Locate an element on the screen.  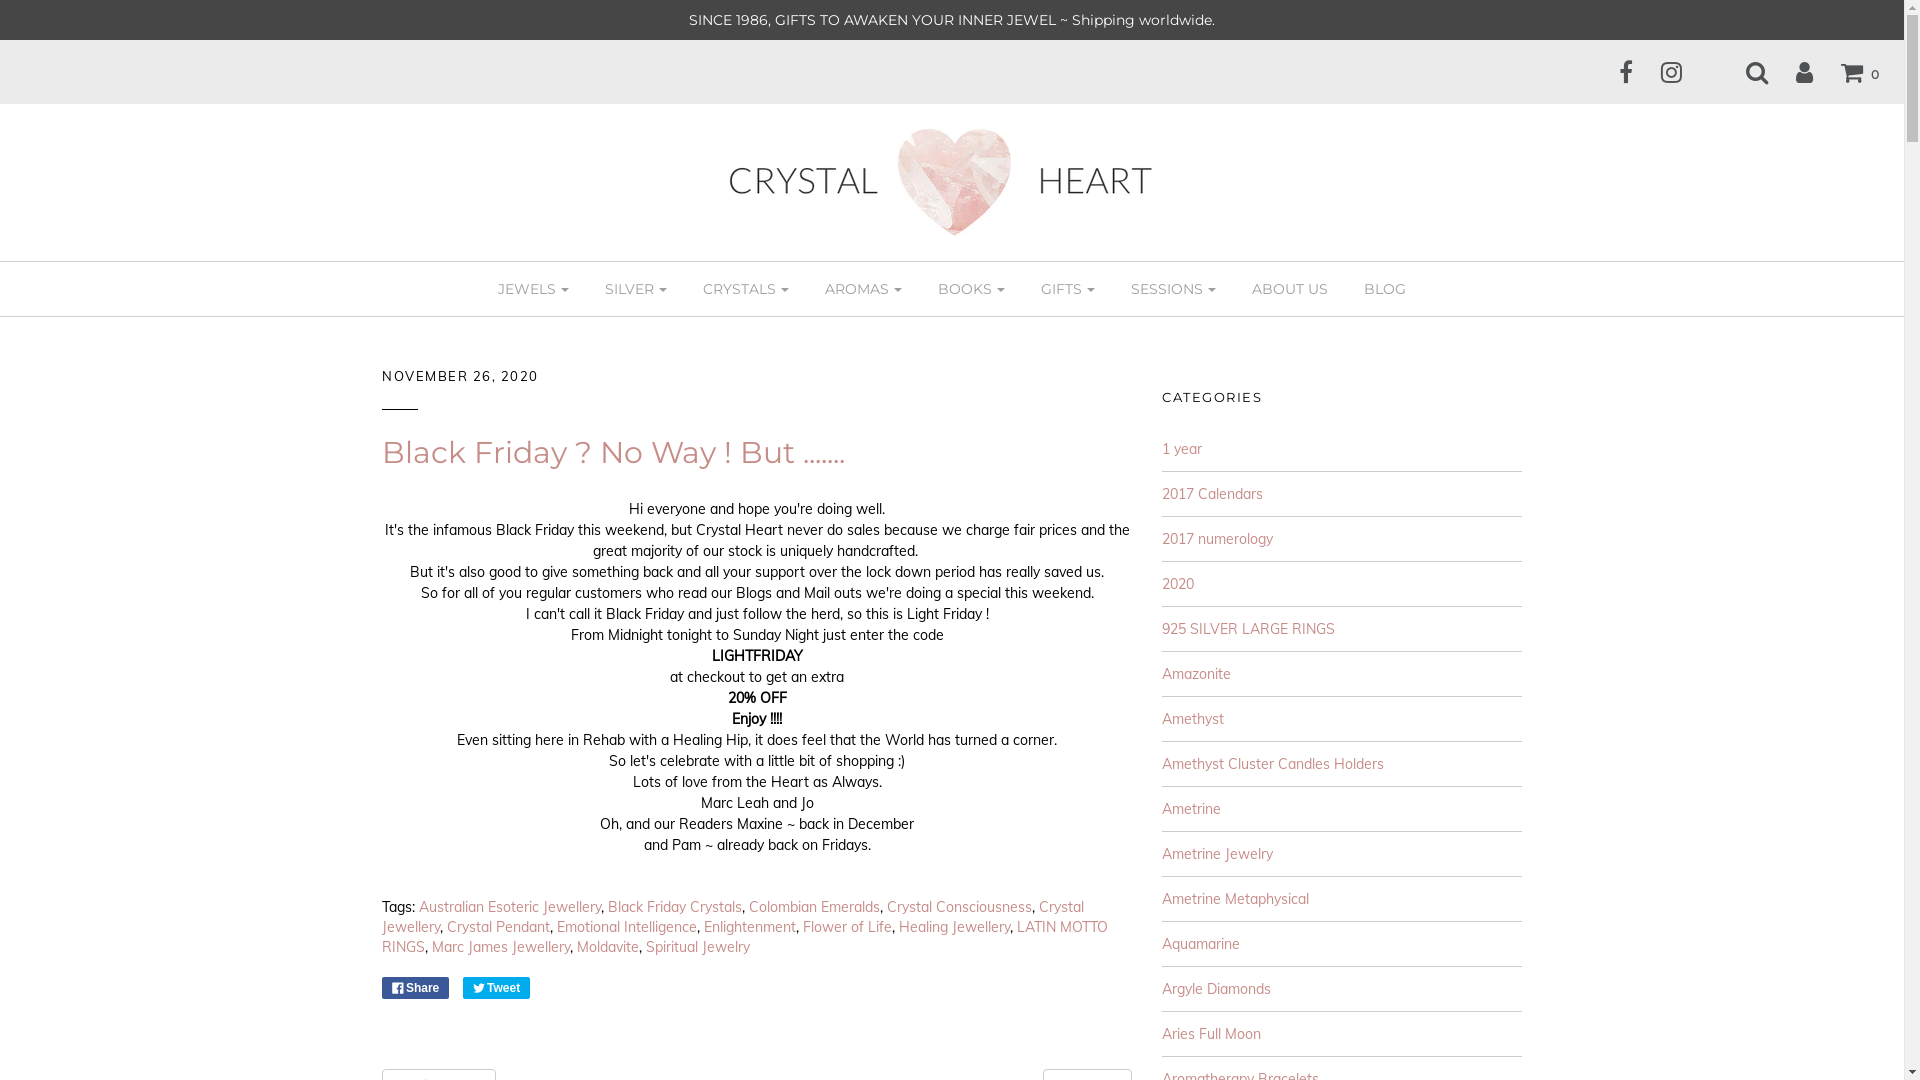
'2017 numerology' is located at coordinates (1216, 538).